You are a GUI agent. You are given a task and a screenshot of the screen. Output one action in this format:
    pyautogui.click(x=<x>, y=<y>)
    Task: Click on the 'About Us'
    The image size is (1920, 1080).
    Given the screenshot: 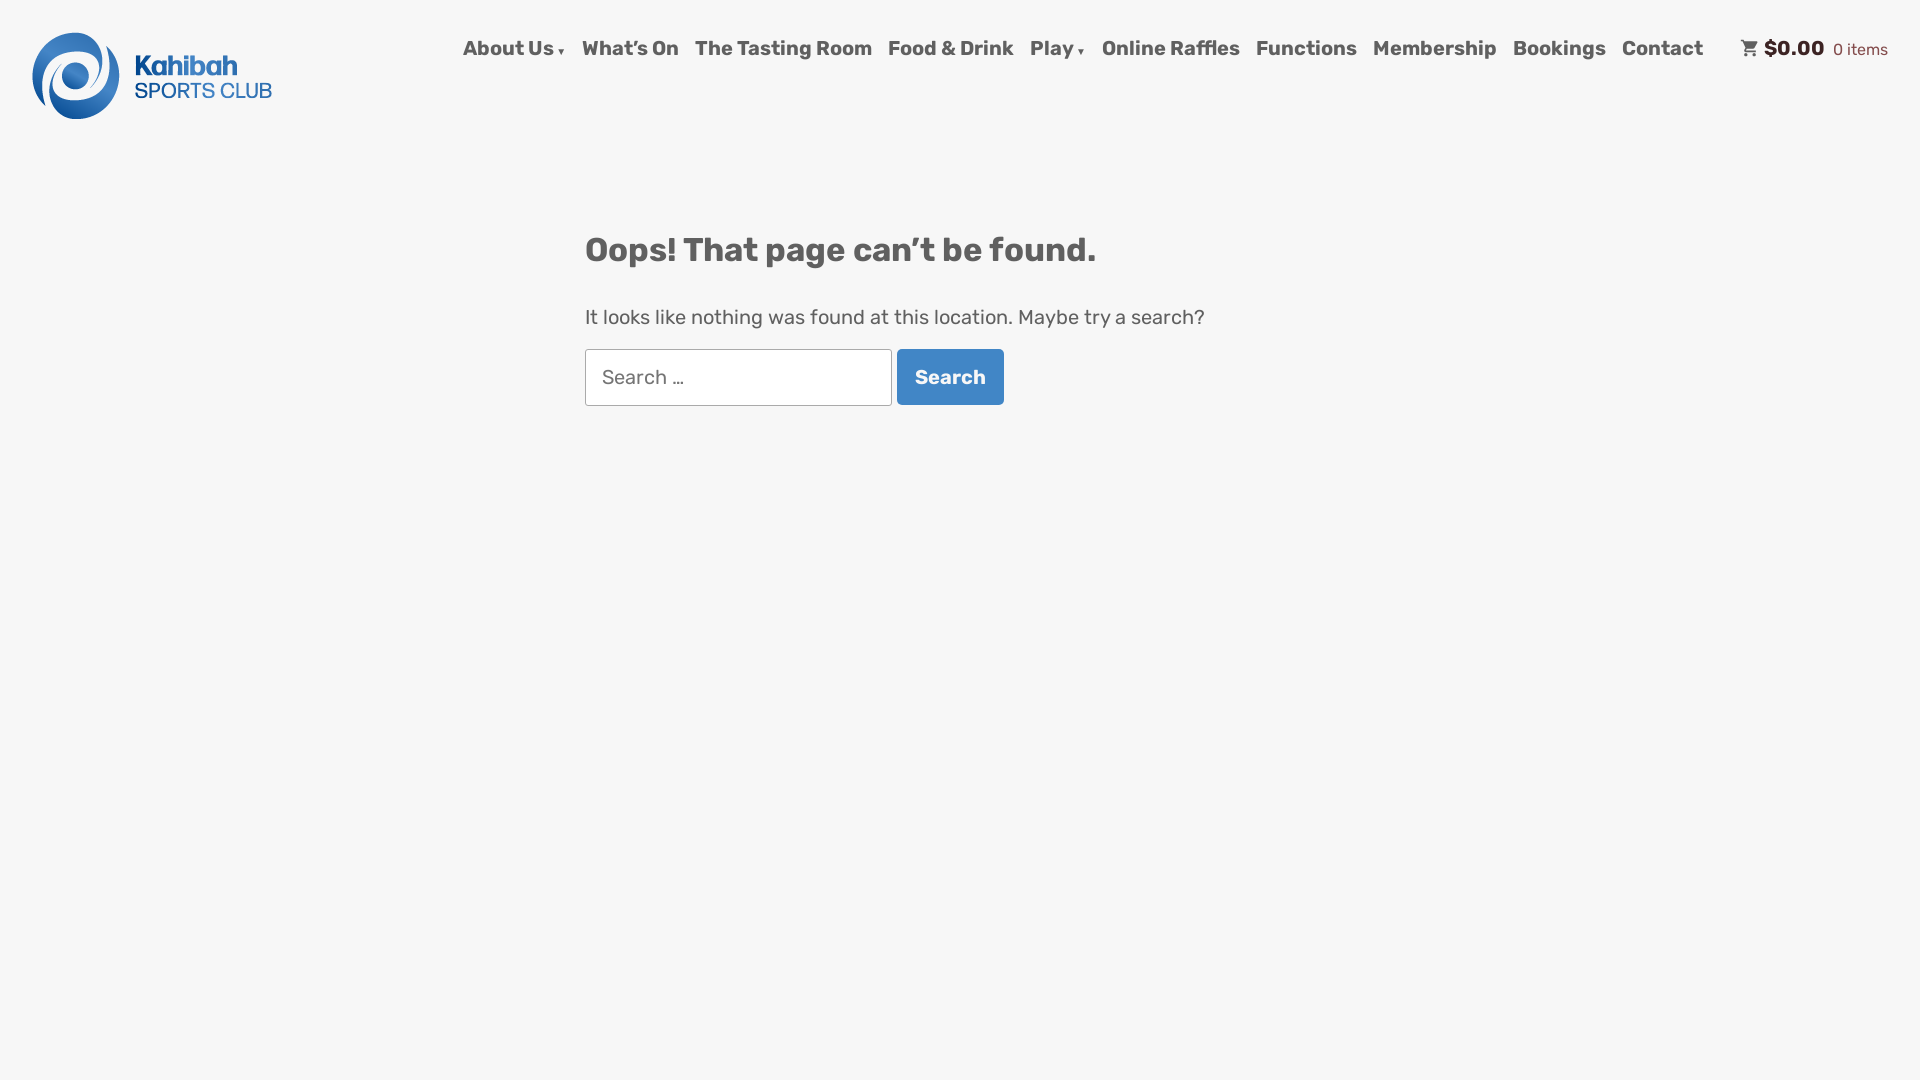 What is the action you would take?
    pyautogui.click(x=514, y=48)
    